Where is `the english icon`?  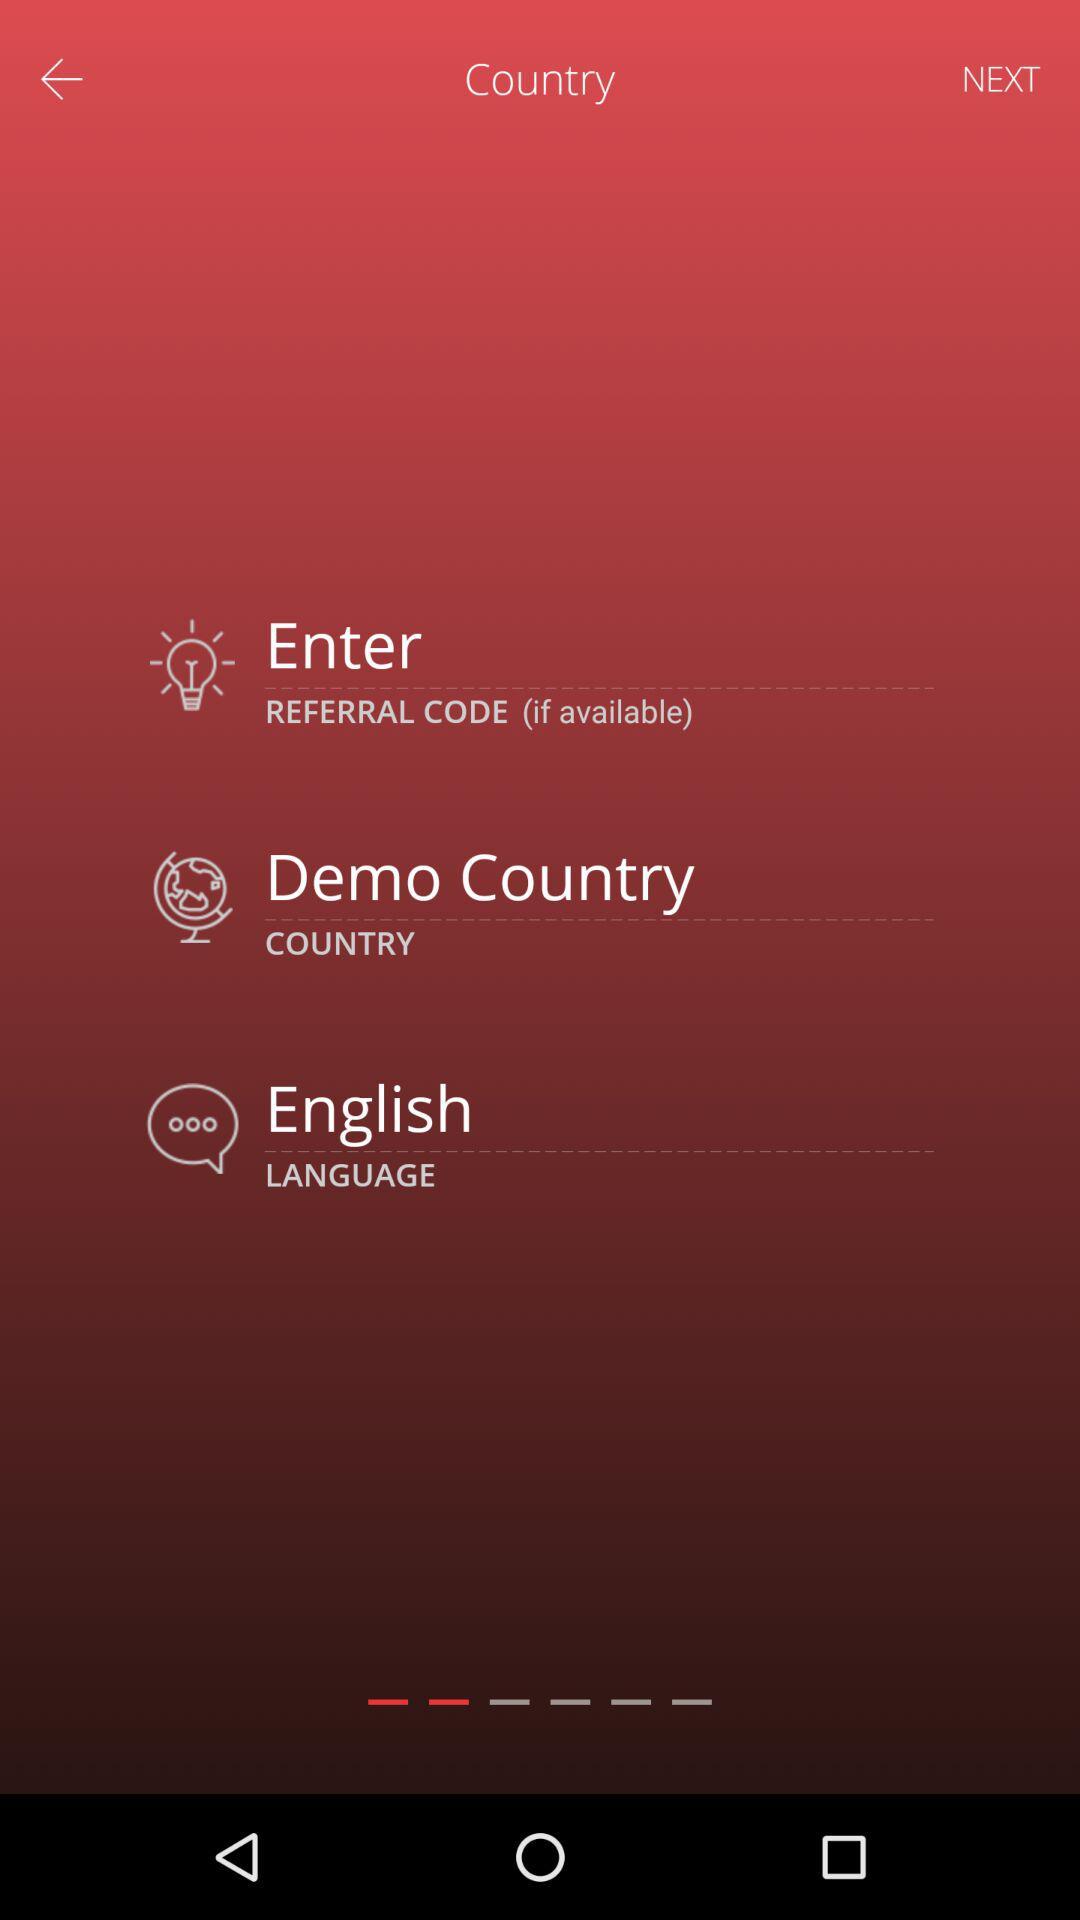
the english icon is located at coordinates (598, 1106).